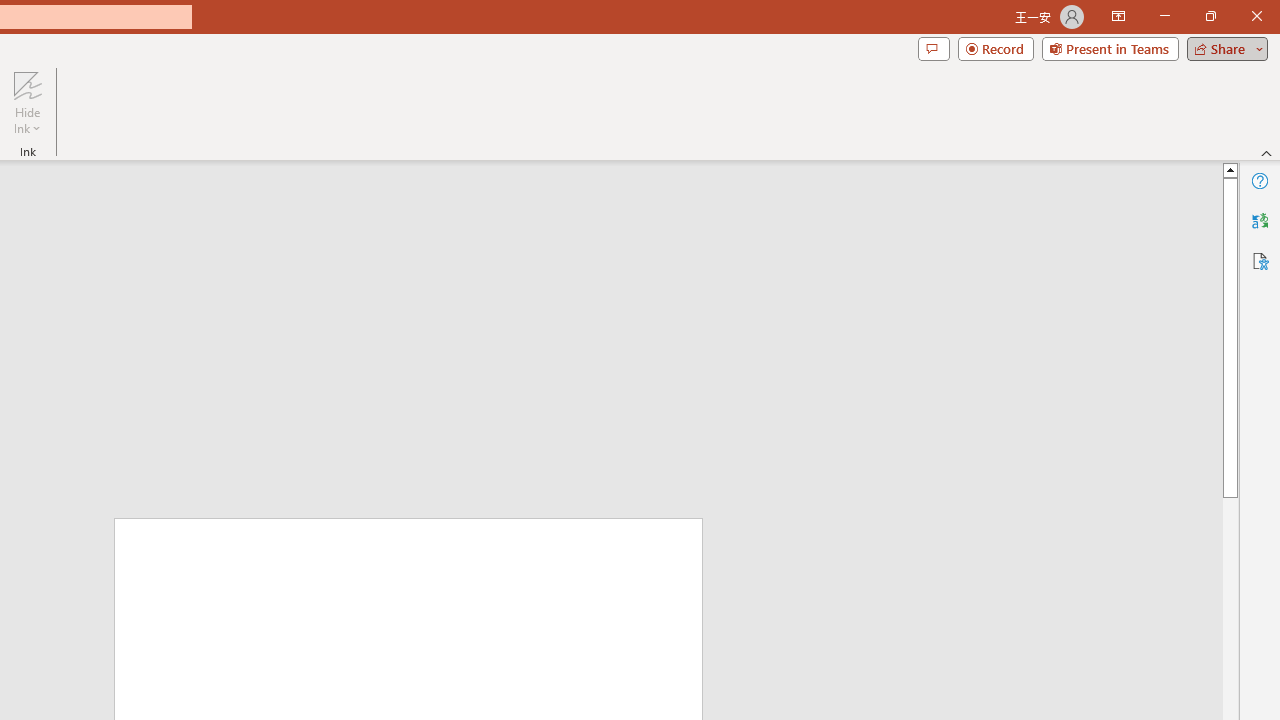  Describe the element at coordinates (27, 84) in the screenshot. I see `'Hide Ink'` at that location.